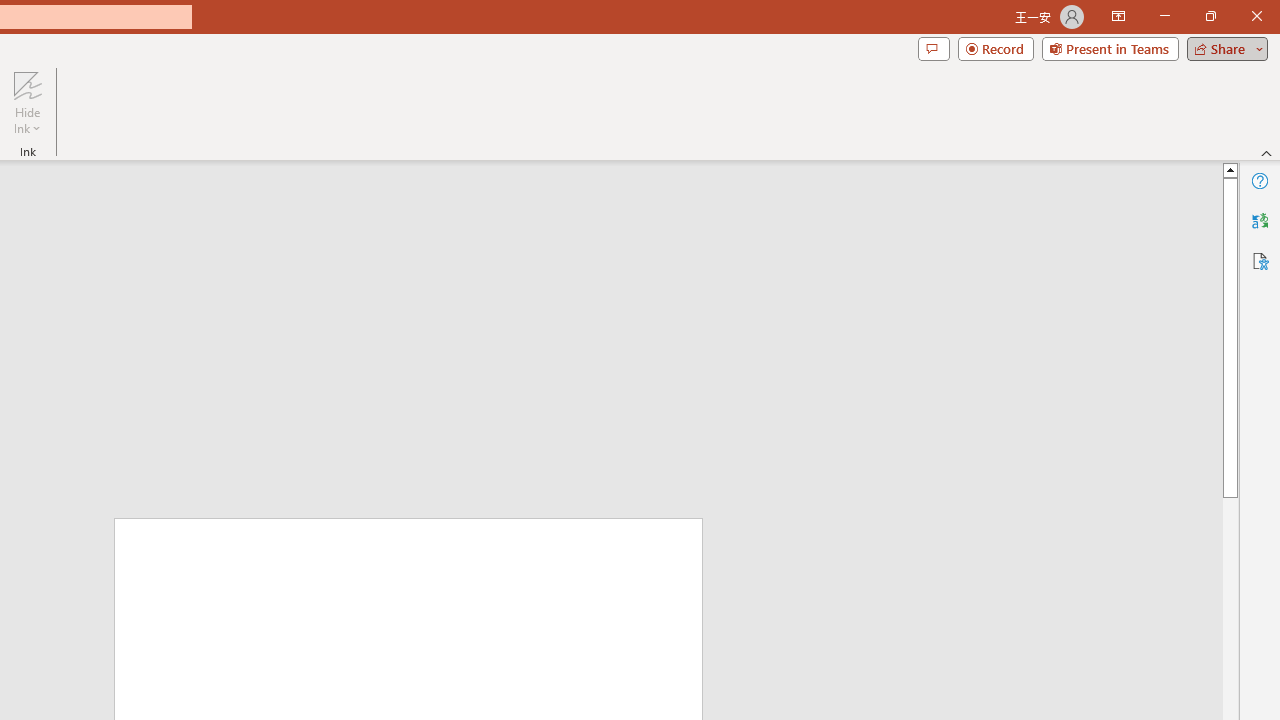  Describe the element at coordinates (27, 84) in the screenshot. I see `'Hide Ink'` at that location.